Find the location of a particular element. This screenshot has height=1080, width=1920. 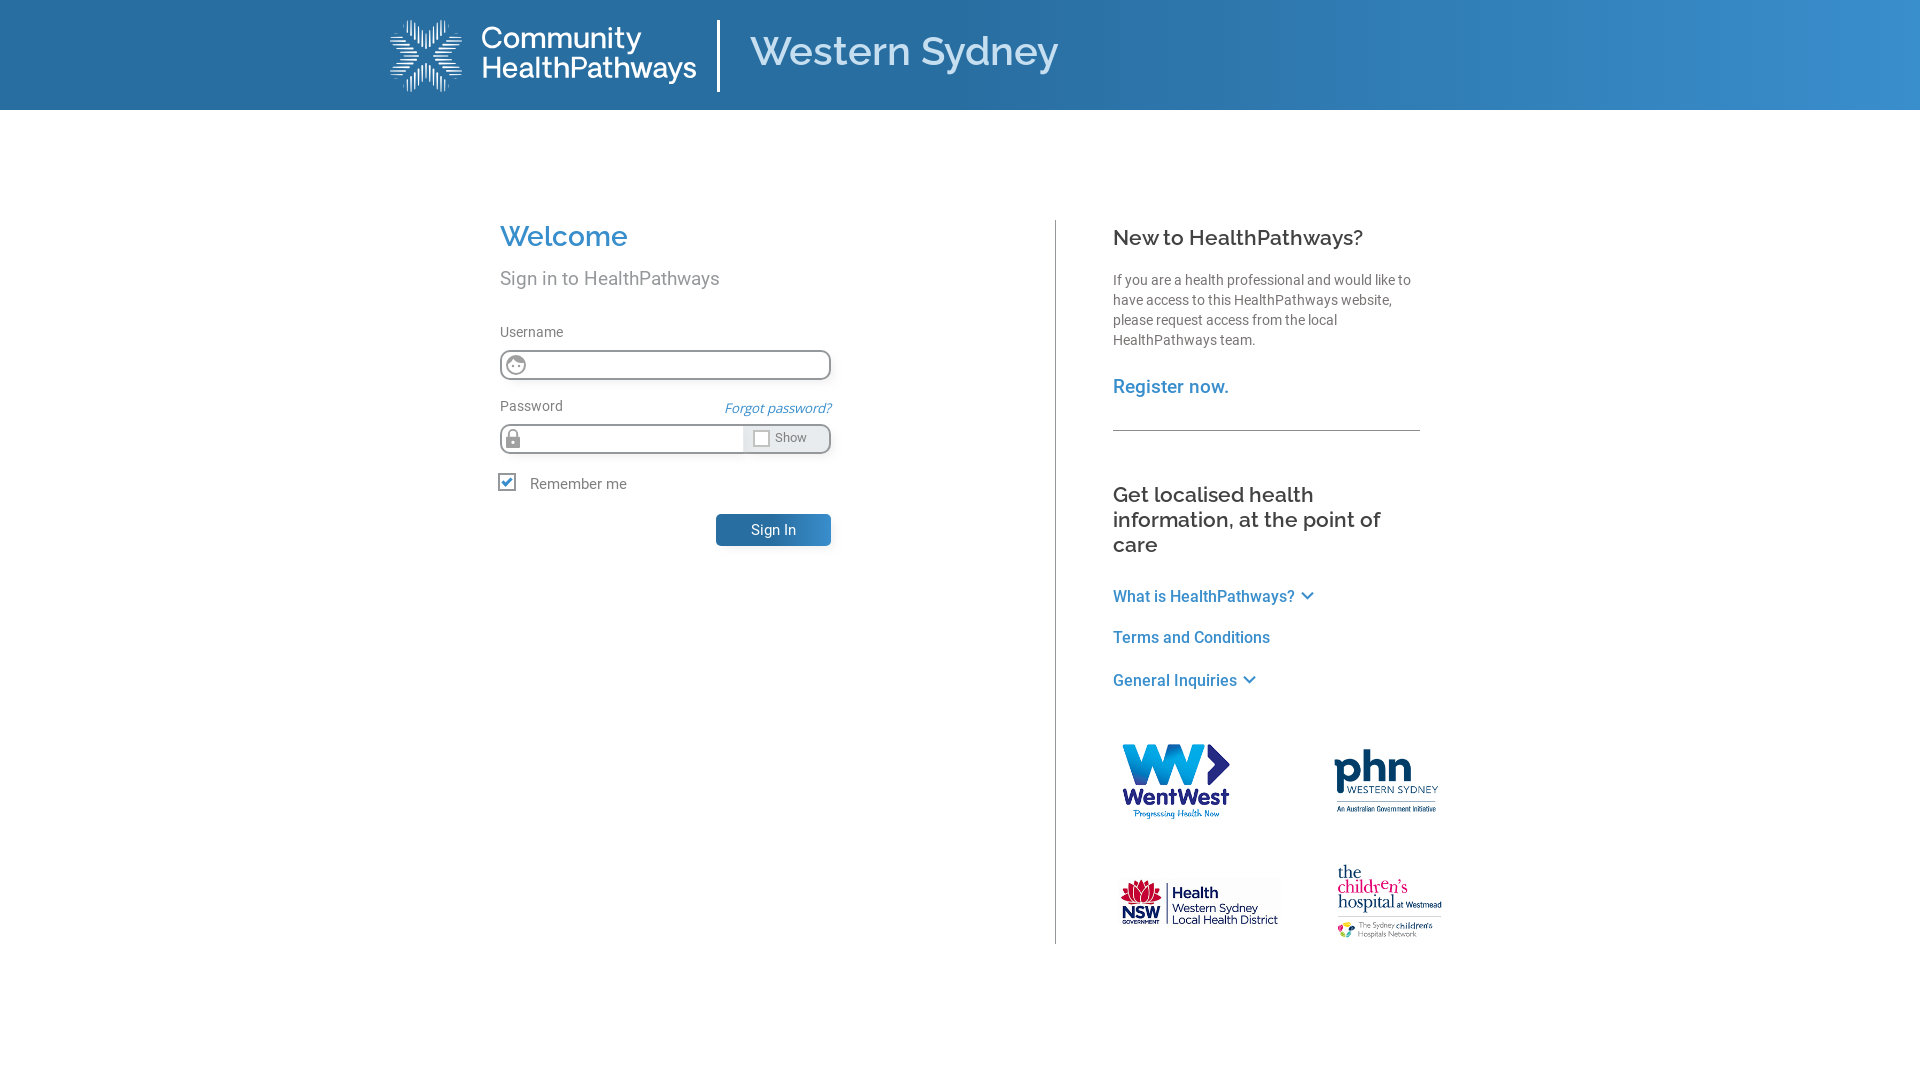

'Register now.' is located at coordinates (1171, 386).